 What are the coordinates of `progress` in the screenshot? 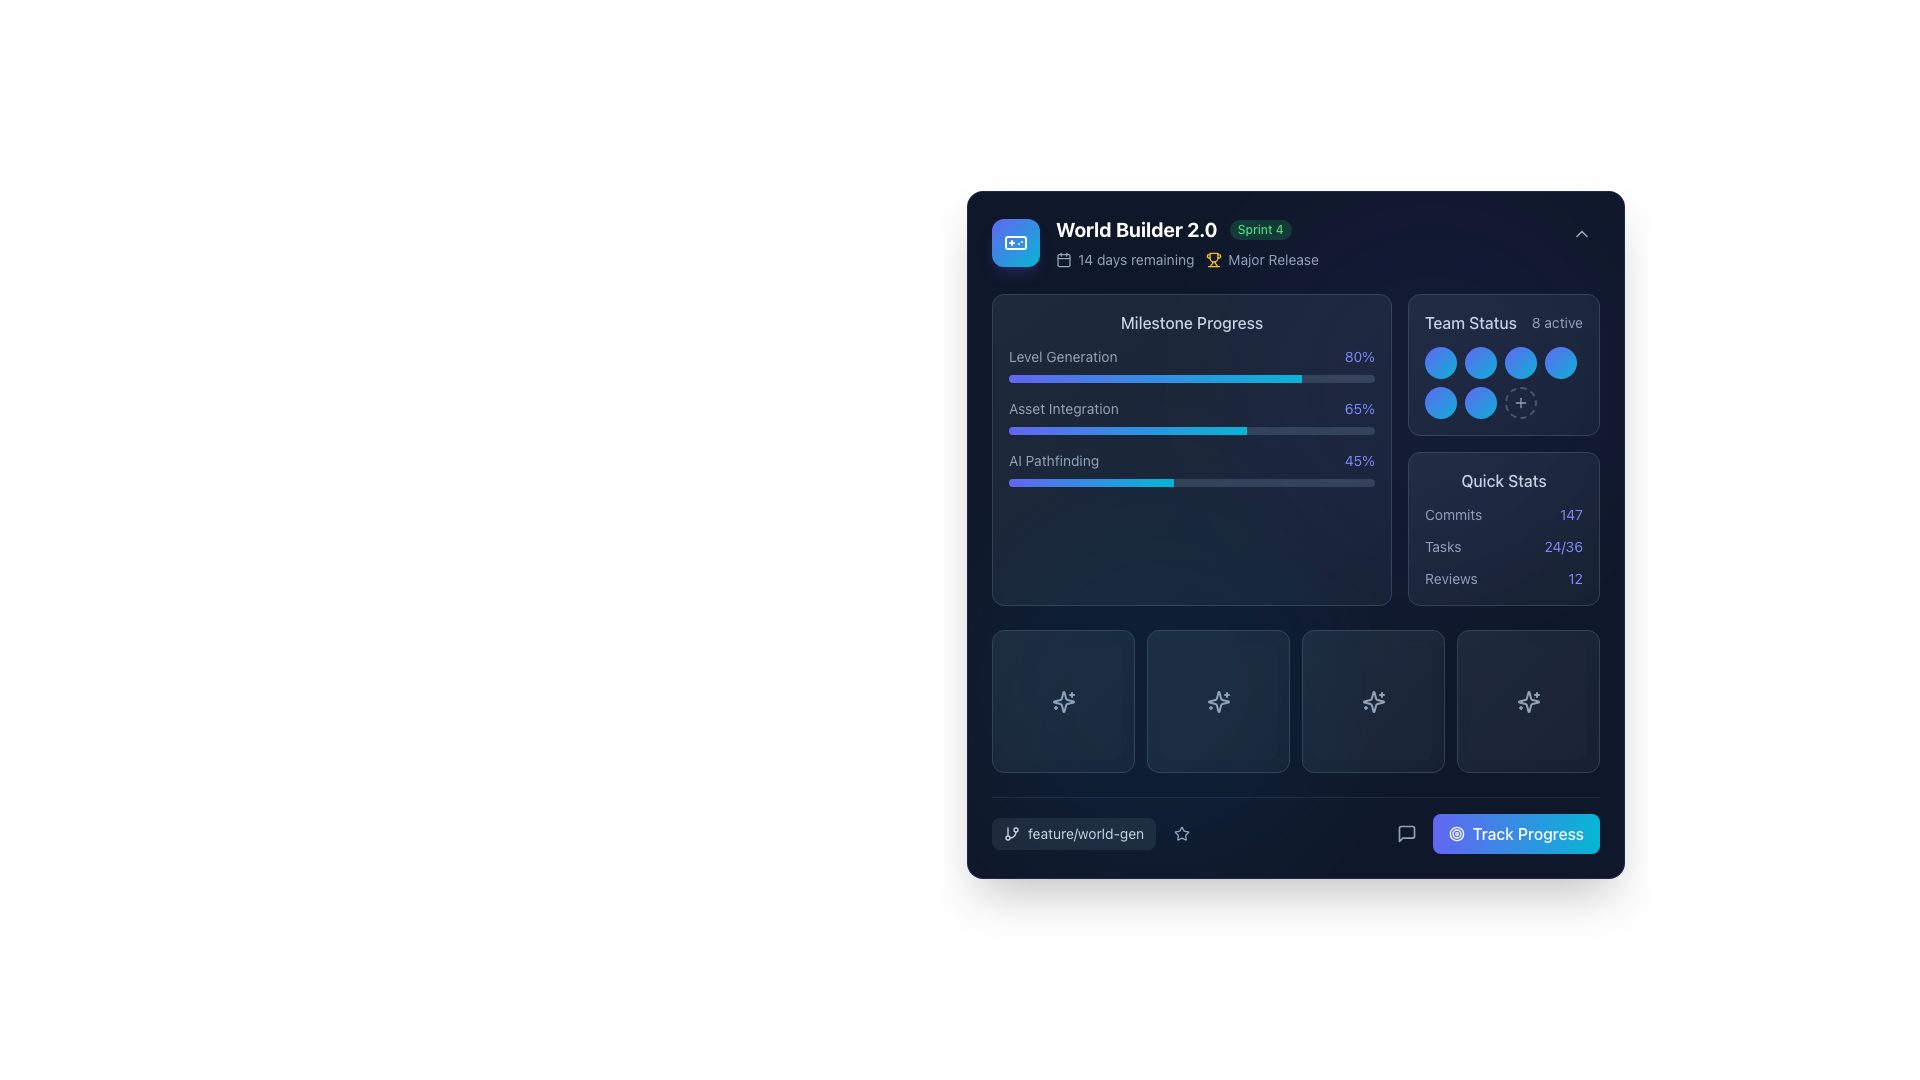 It's located at (1209, 378).